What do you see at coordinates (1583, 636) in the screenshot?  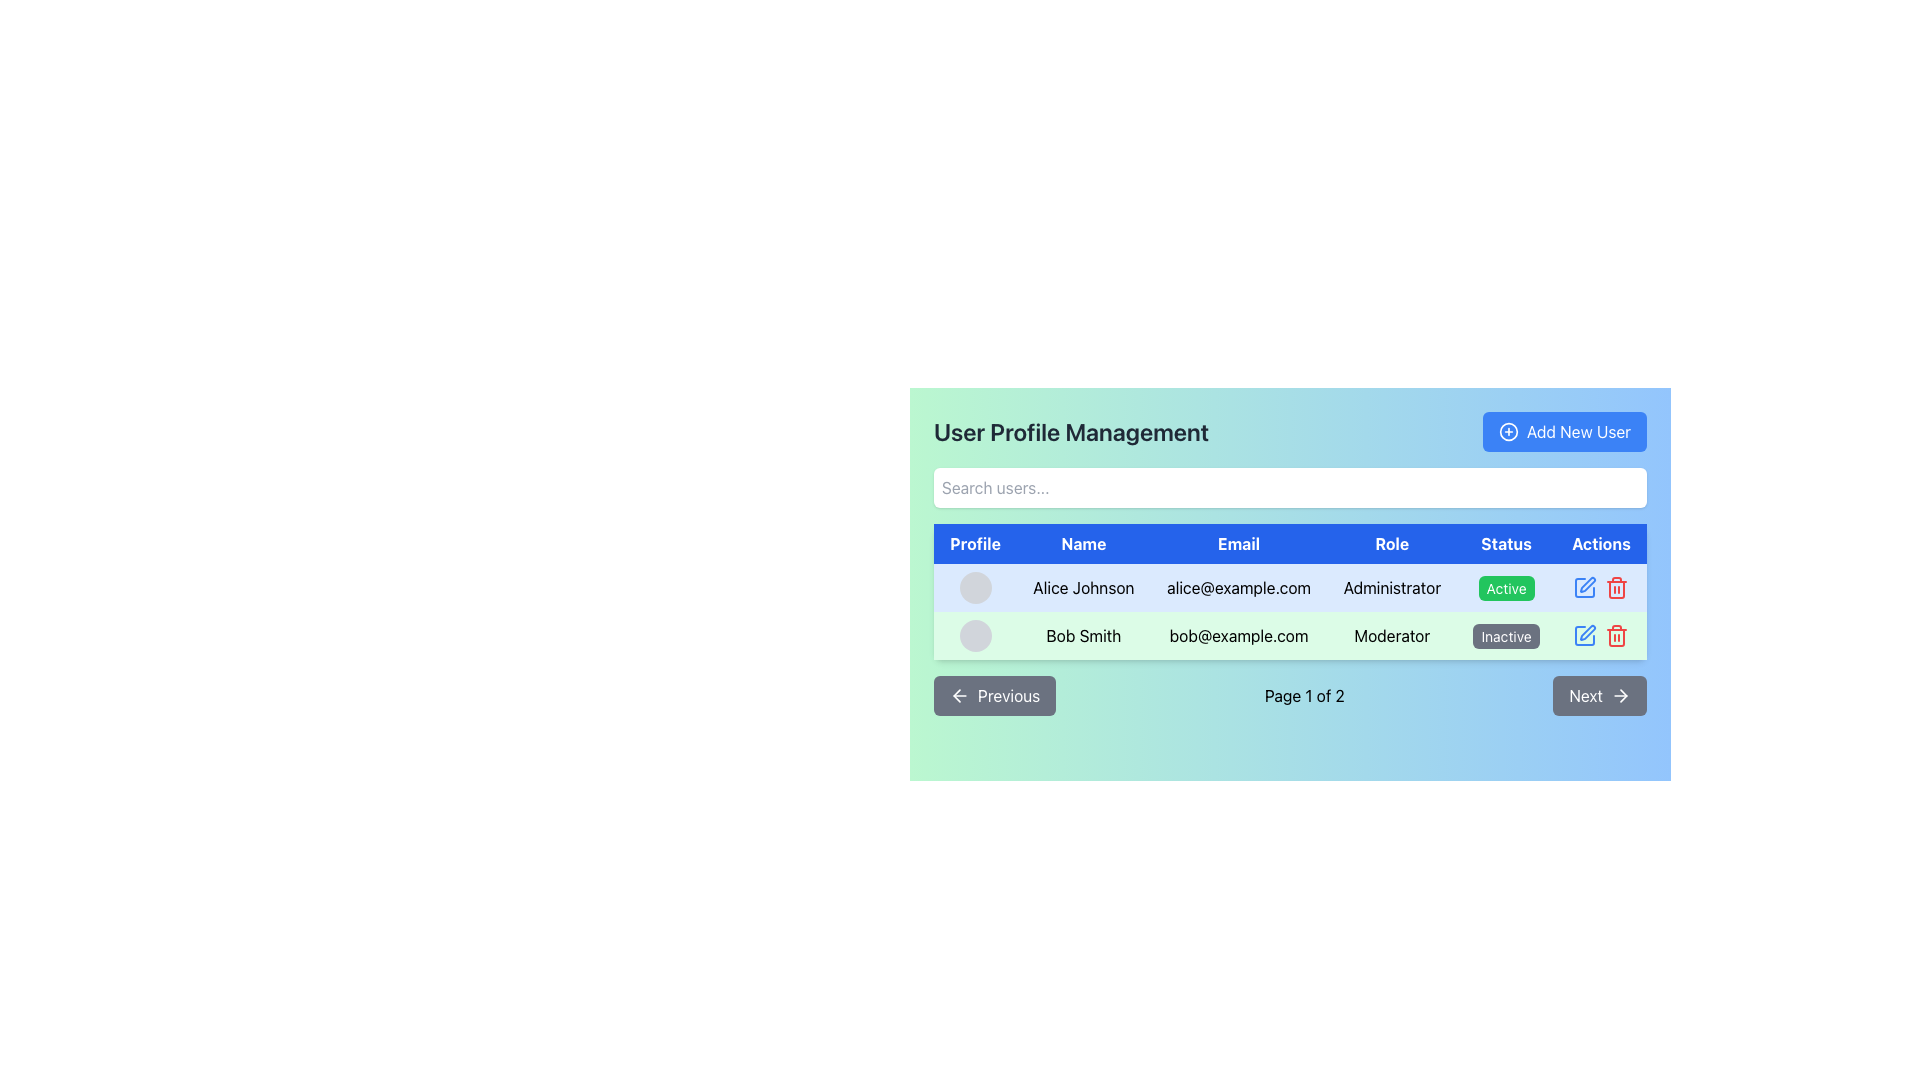 I see `the edit button located in the 'Actions' column of the second row of the user management table to initiate editing` at bounding box center [1583, 636].